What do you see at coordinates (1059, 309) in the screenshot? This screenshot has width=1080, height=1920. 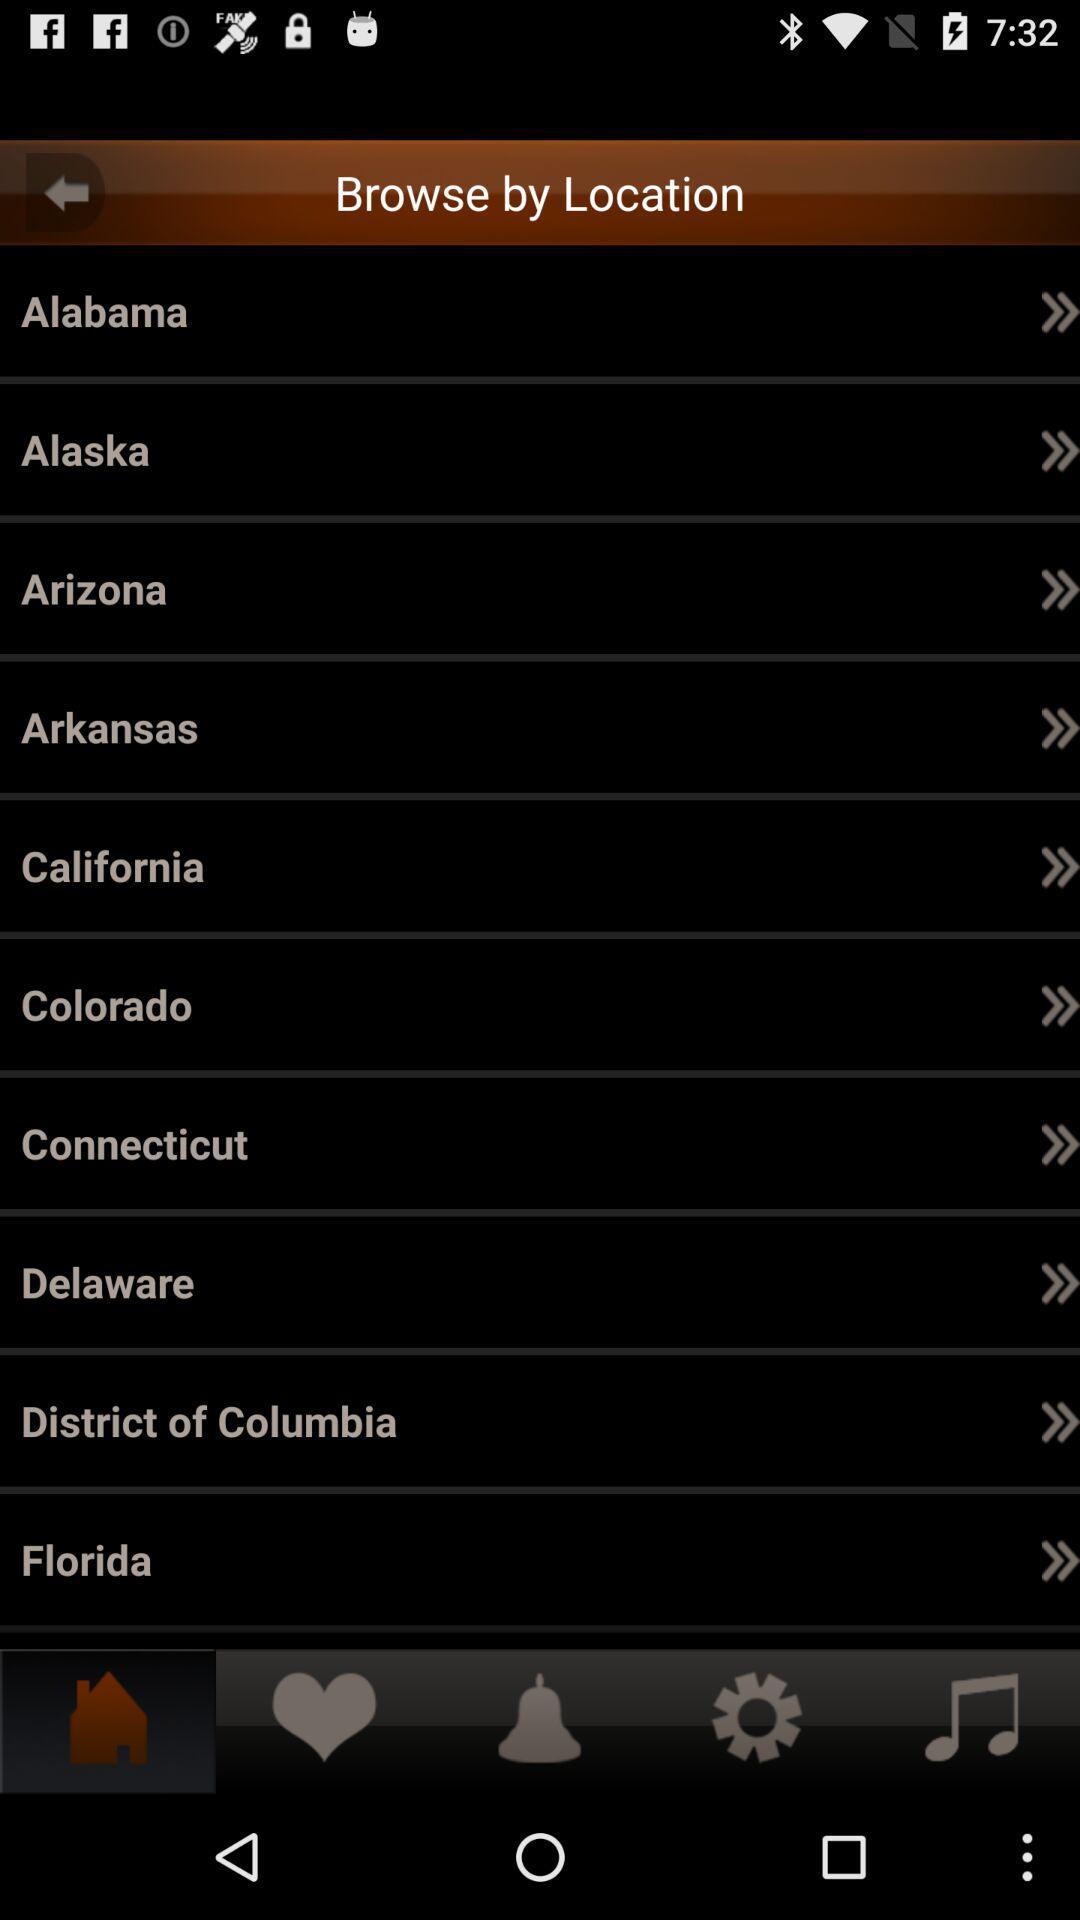 I see `icon below the california item` at bounding box center [1059, 309].